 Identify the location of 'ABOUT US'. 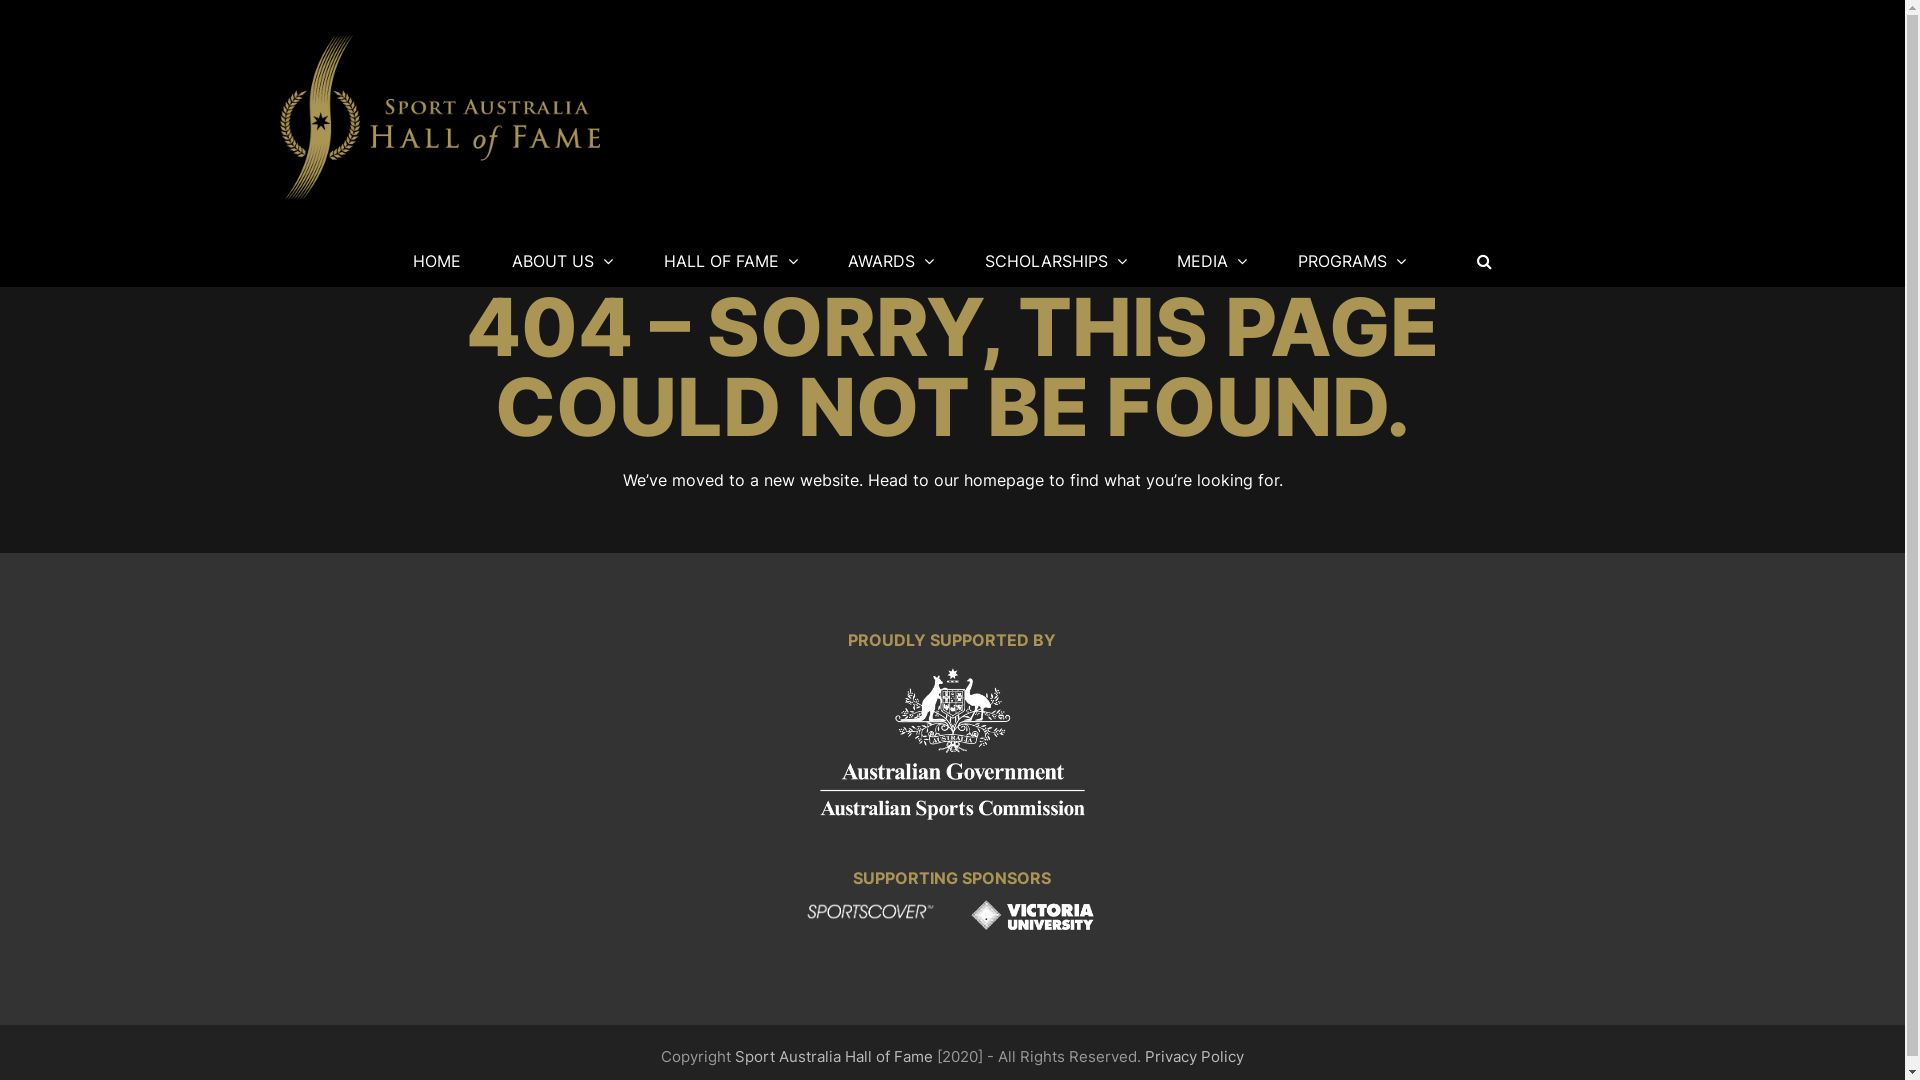
(561, 260).